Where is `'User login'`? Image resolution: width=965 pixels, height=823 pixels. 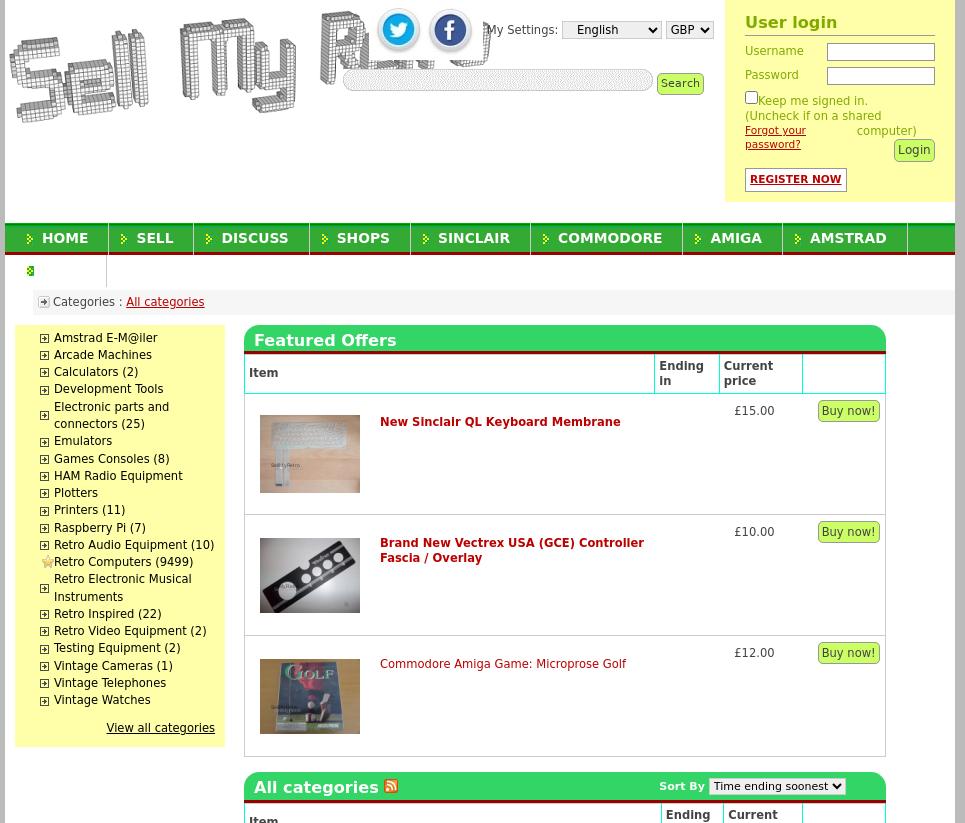 'User login' is located at coordinates (791, 21).